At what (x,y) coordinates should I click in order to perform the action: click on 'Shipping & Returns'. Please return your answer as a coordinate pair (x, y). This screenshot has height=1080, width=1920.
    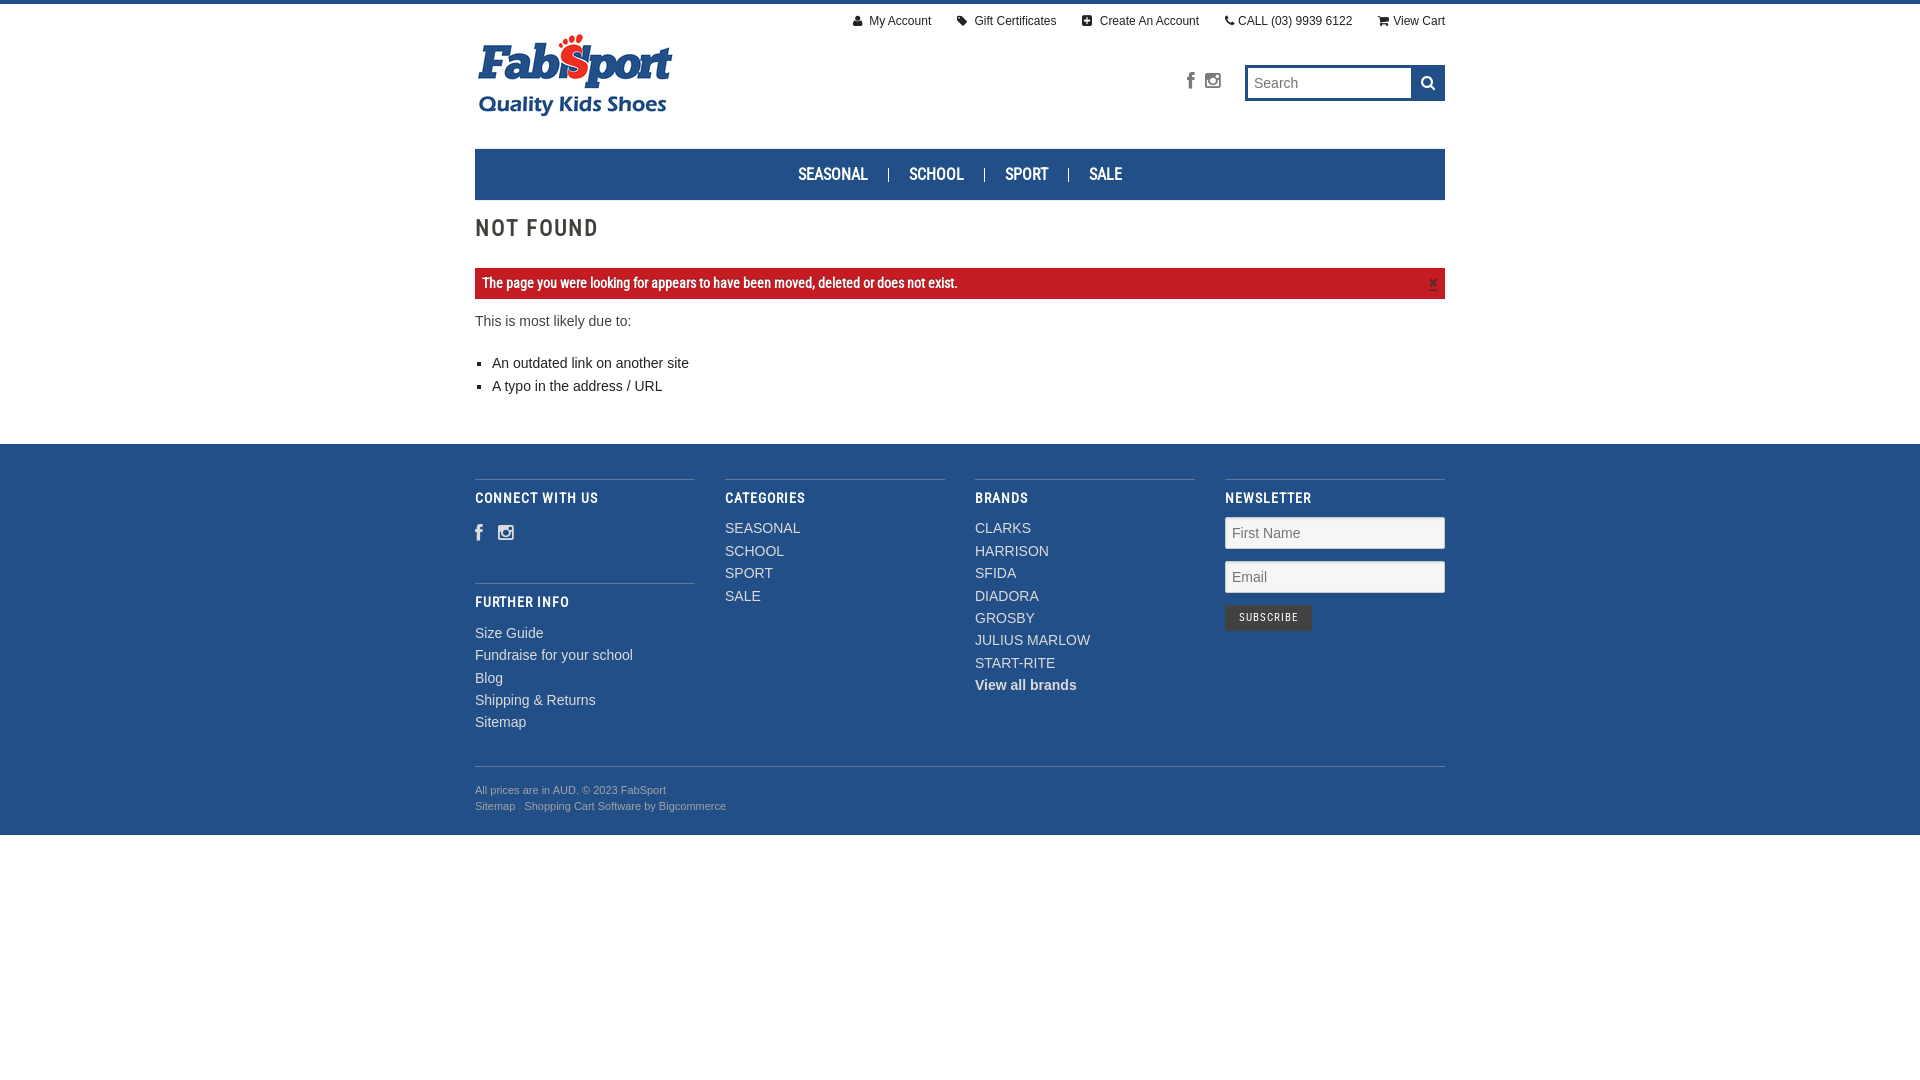
    Looking at the image, I should click on (535, 698).